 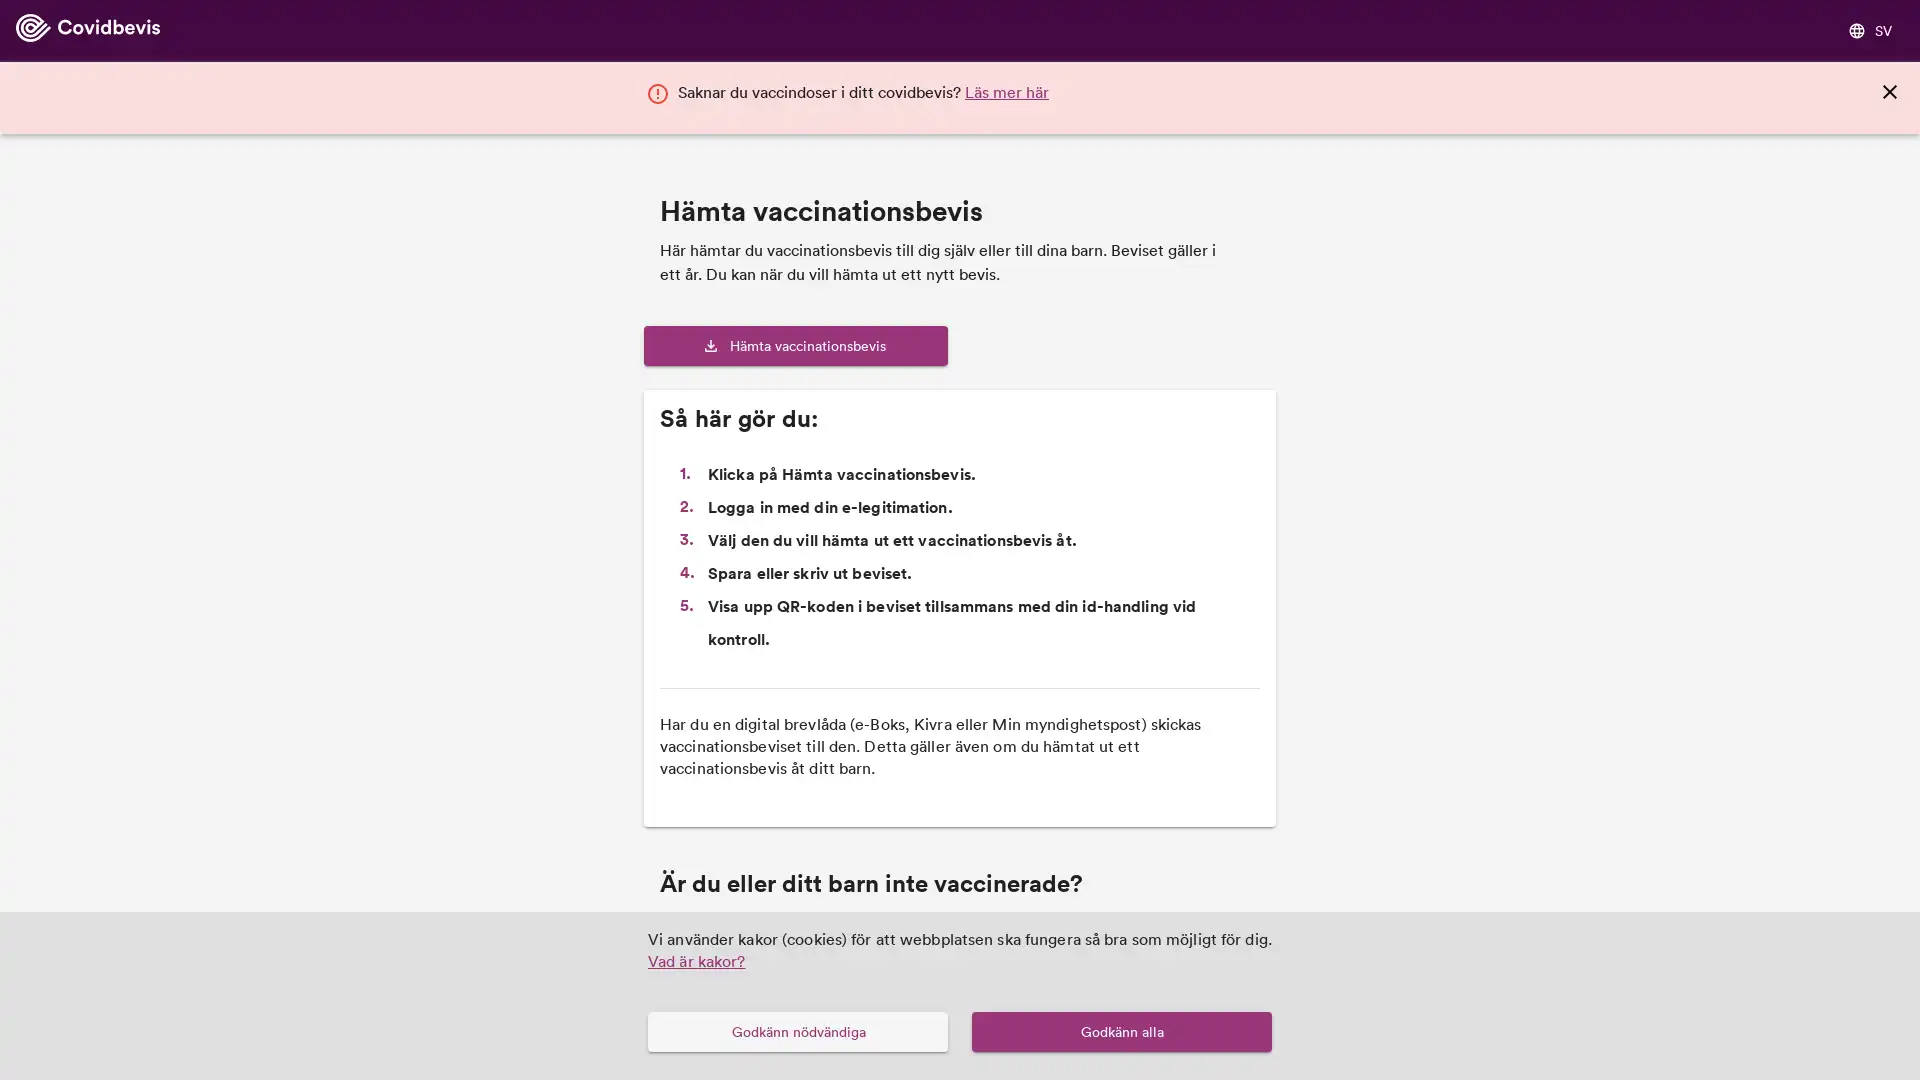 I want to click on Godkann alla, so click(x=1122, y=1031).